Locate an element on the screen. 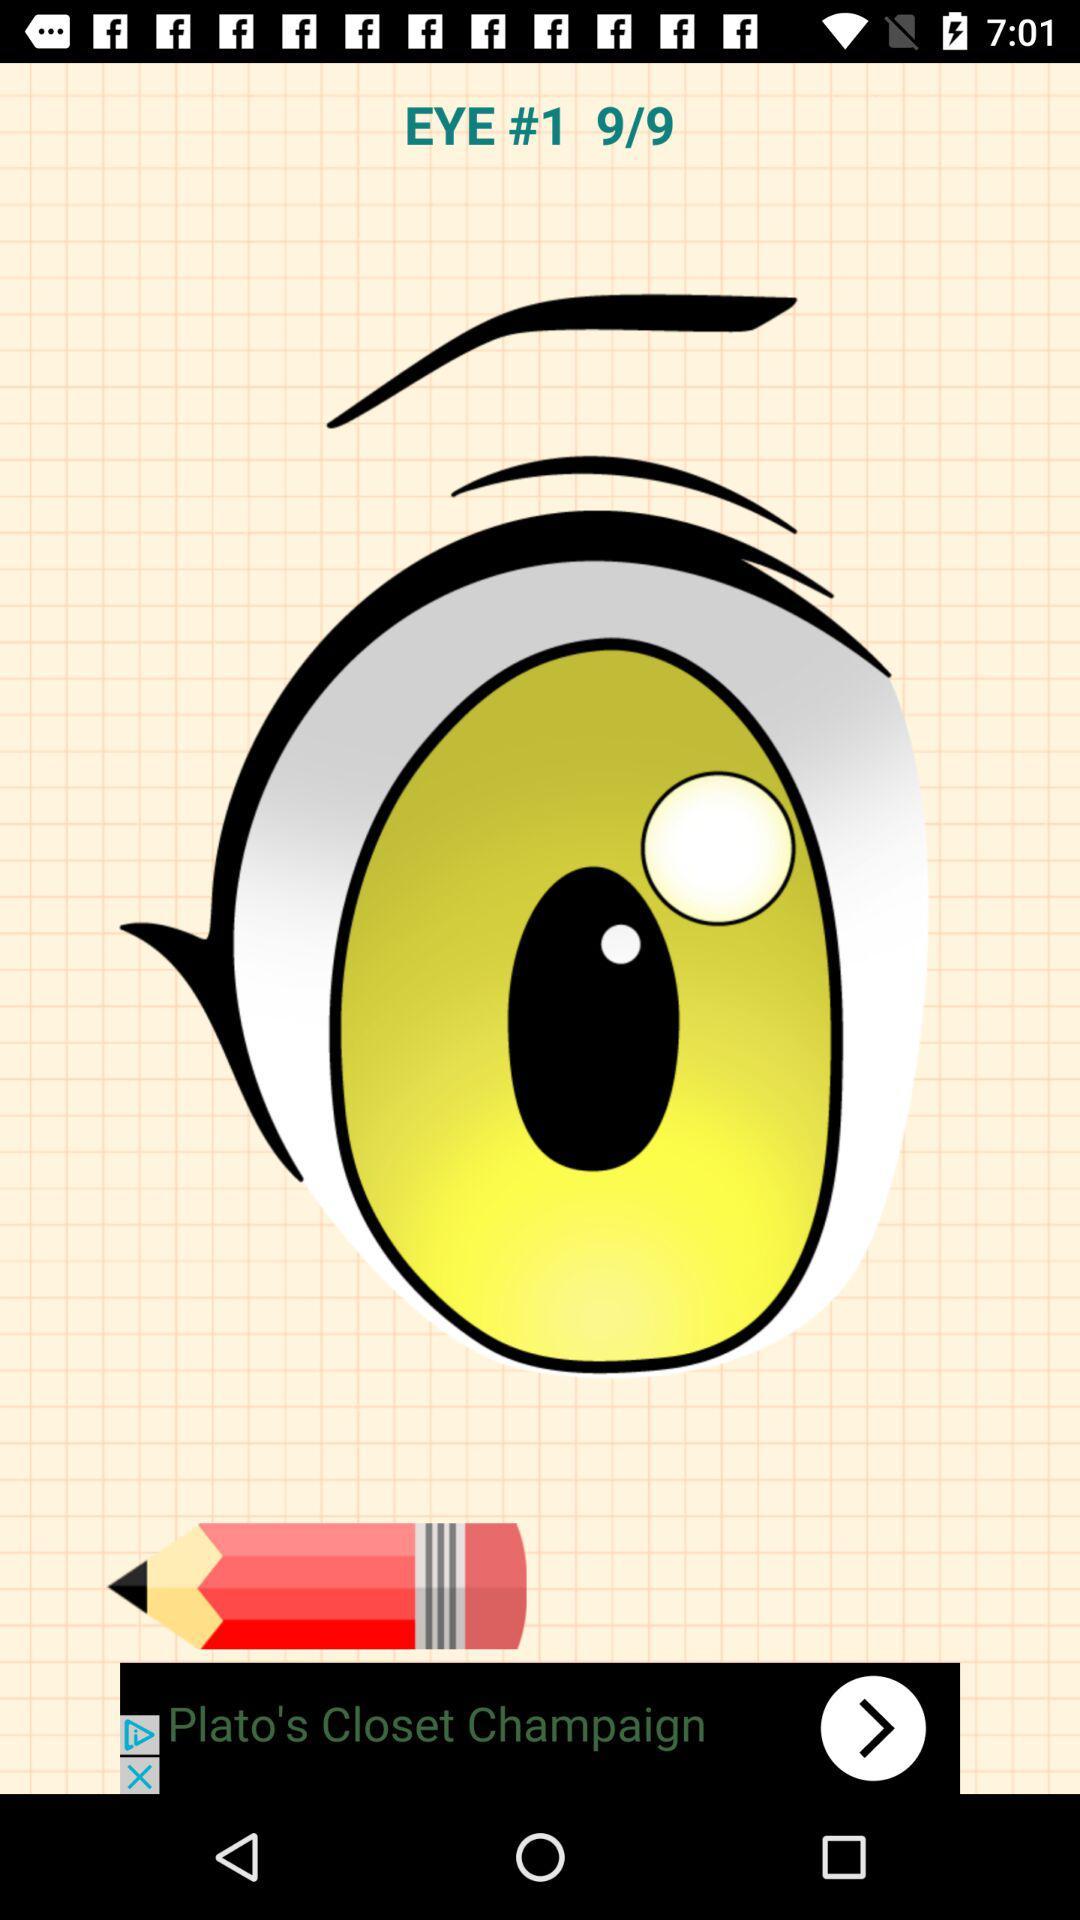 This screenshot has width=1080, height=1920. advertisement is located at coordinates (540, 1727).